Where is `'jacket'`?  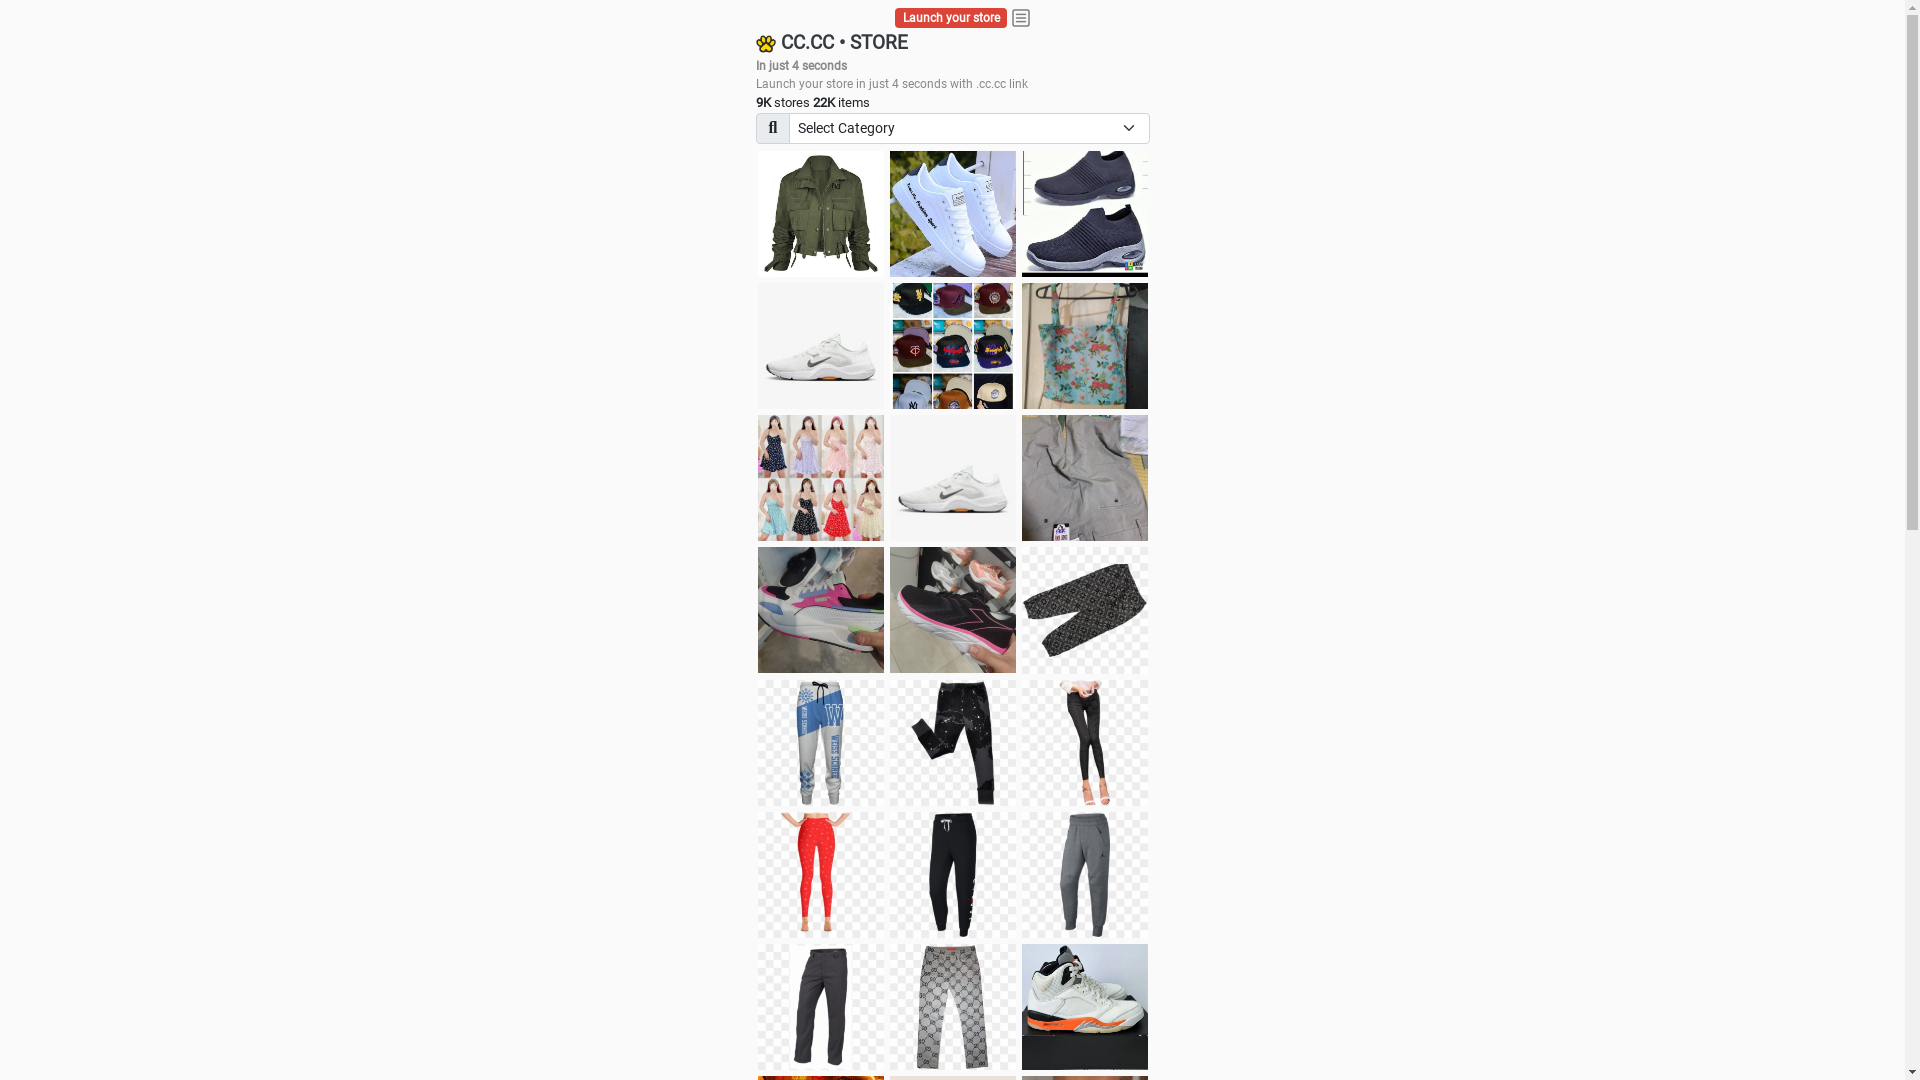
'jacket' is located at coordinates (820, 213).